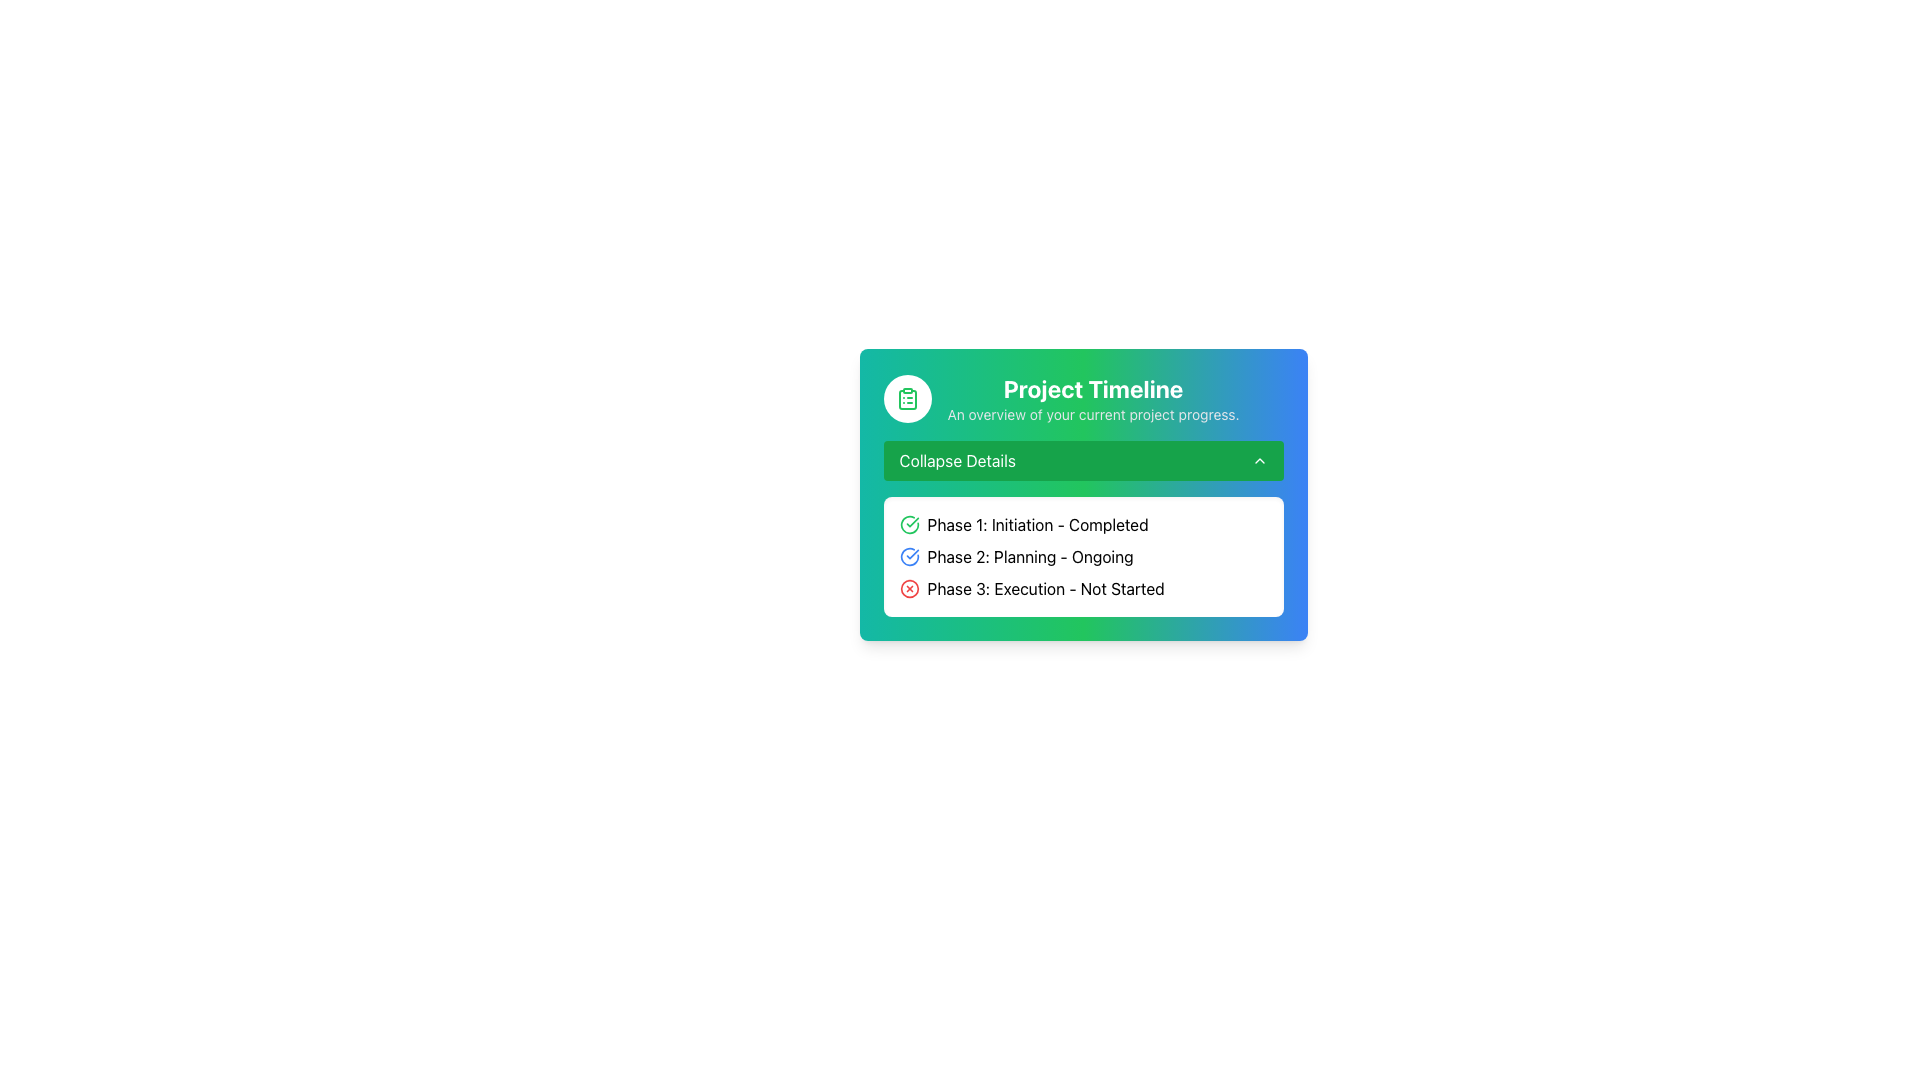 Image resolution: width=1920 pixels, height=1080 pixels. Describe the element at coordinates (1092, 389) in the screenshot. I see `text label 'Project Timeline' which is displayed in bold white font against a gradient background, indicating its importance as the header of the project overview` at that location.